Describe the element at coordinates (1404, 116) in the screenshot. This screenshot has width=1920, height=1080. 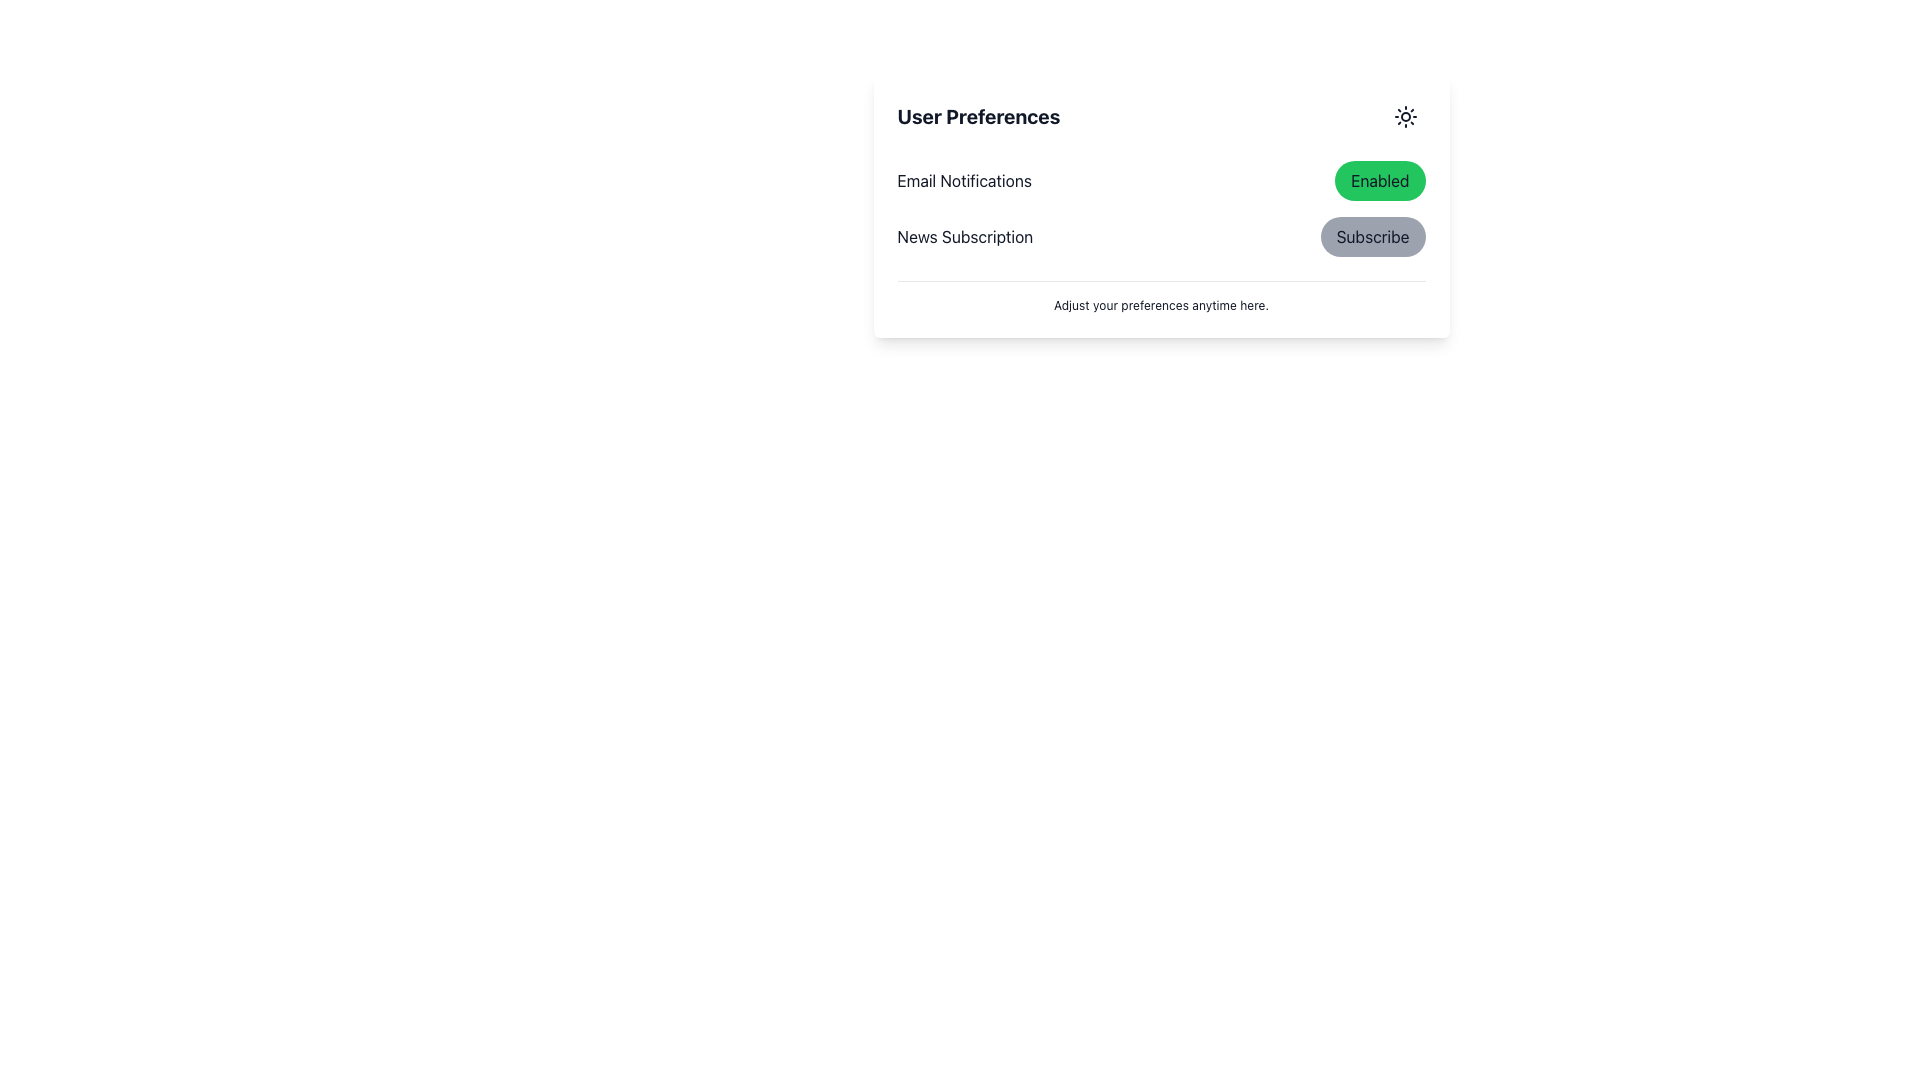
I see `the sun icon with radiating lines located in the top-right corner of the user preference card` at that location.